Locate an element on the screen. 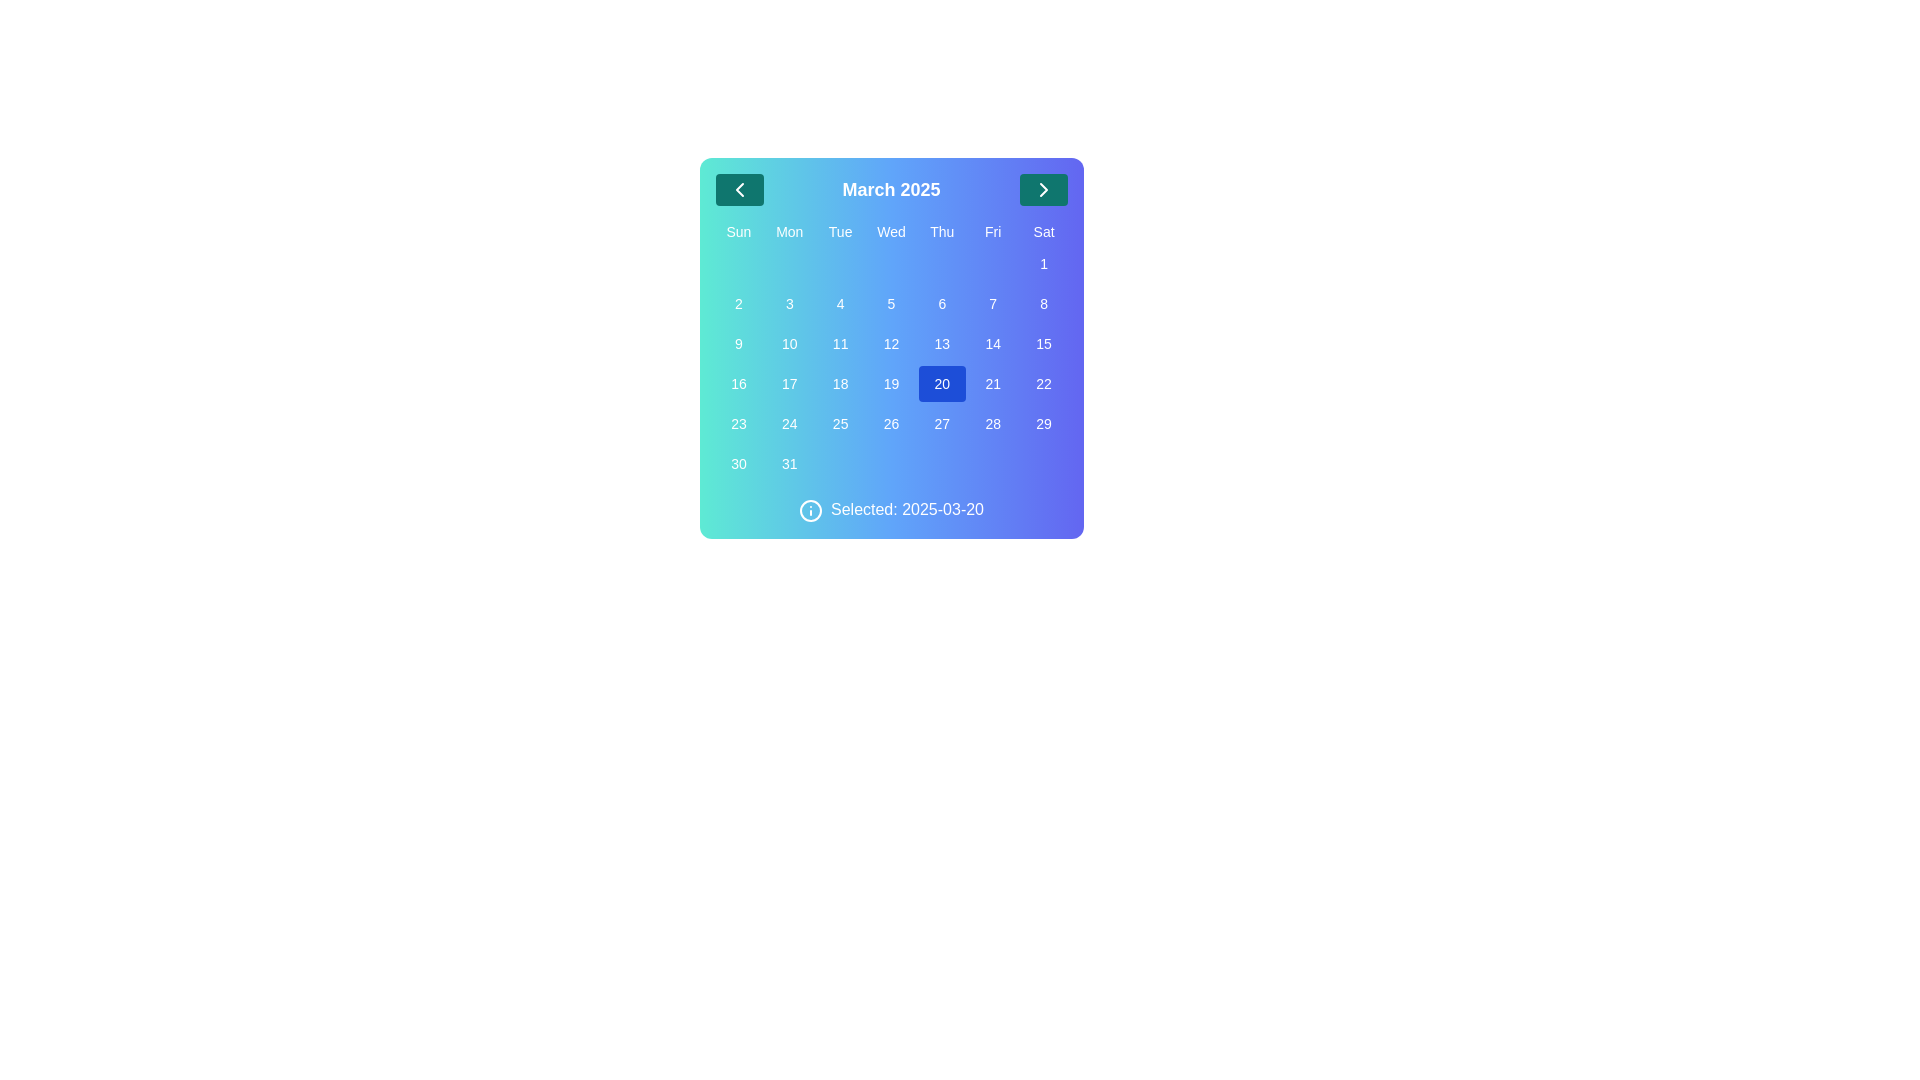  the static text label representing 'Fri', which is the sixth item in the weekday header of the calendar interface, located between 'Thu' and 'Sat' is located at coordinates (993, 230).